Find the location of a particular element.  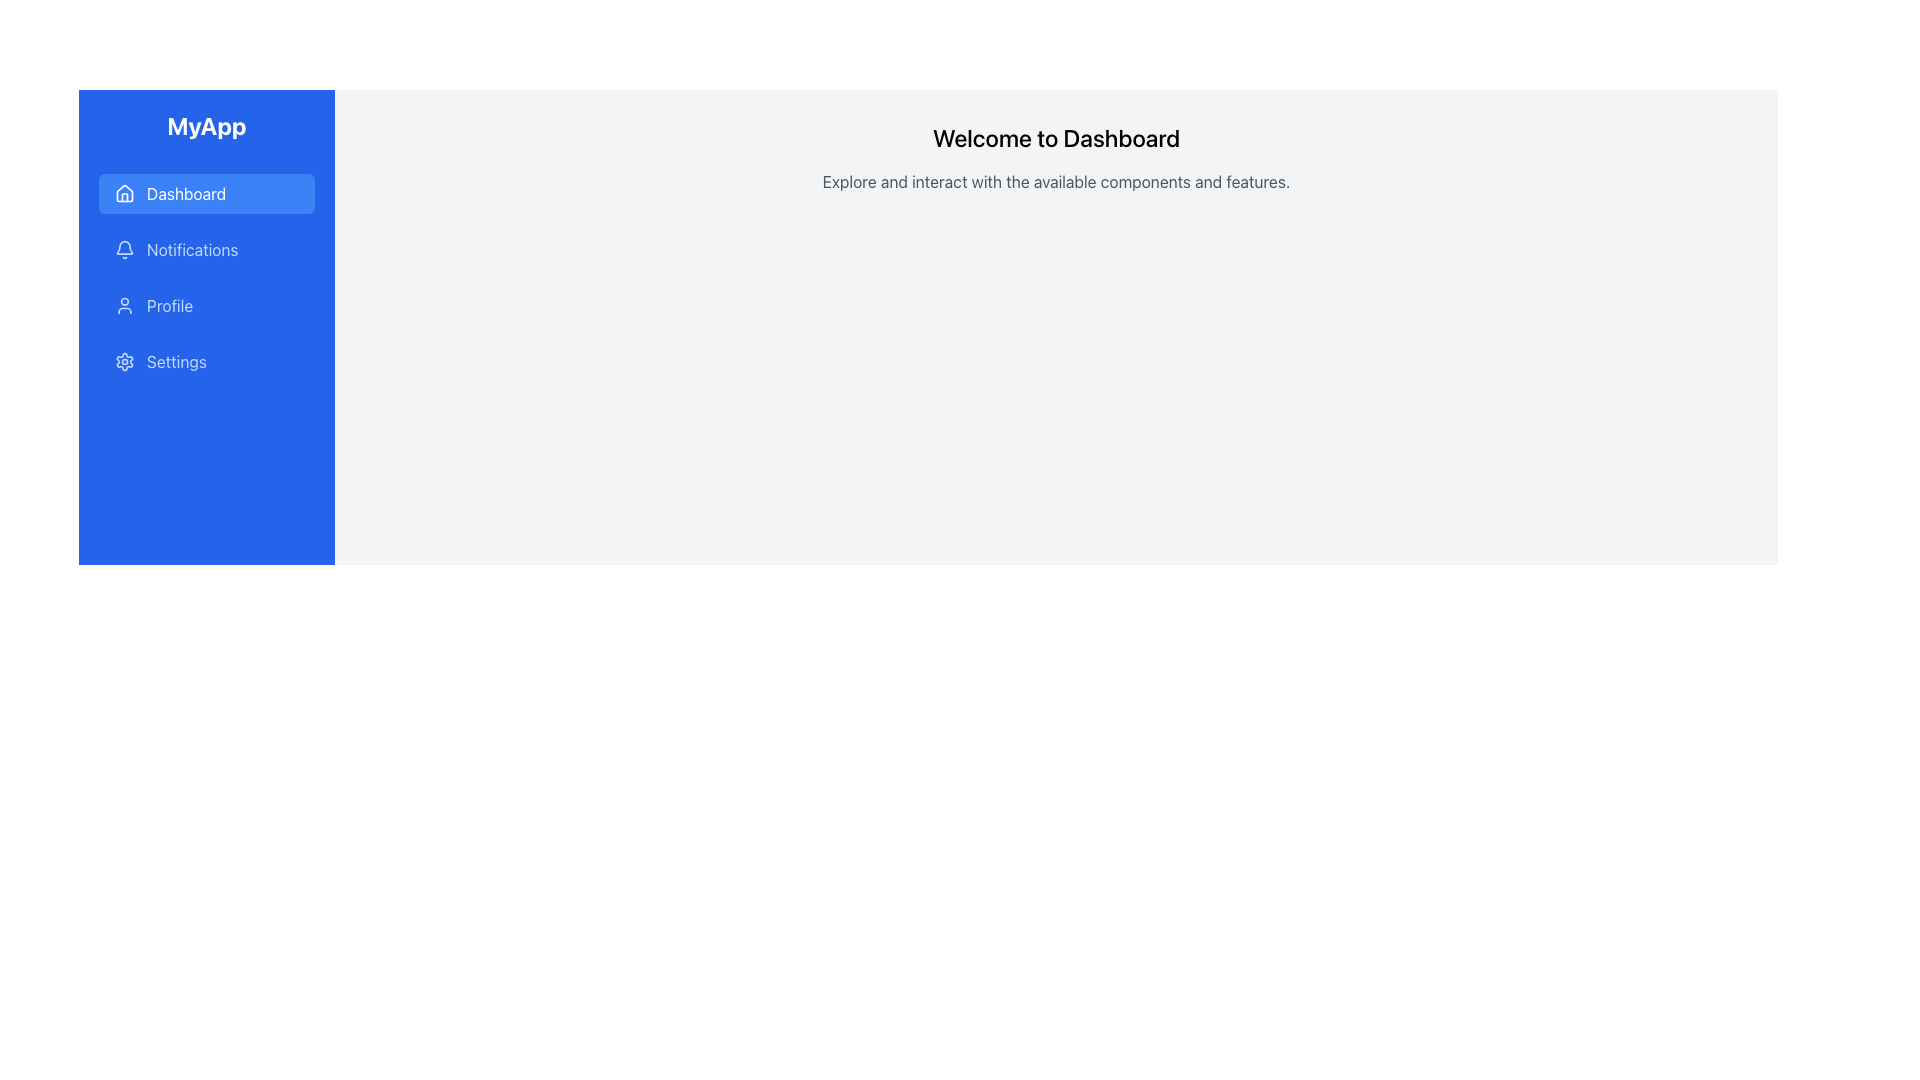

the 'Notifications' menu item in the vertical navigation bar, which has a blue background, a bell icon, and light blue text is located at coordinates (206, 249).